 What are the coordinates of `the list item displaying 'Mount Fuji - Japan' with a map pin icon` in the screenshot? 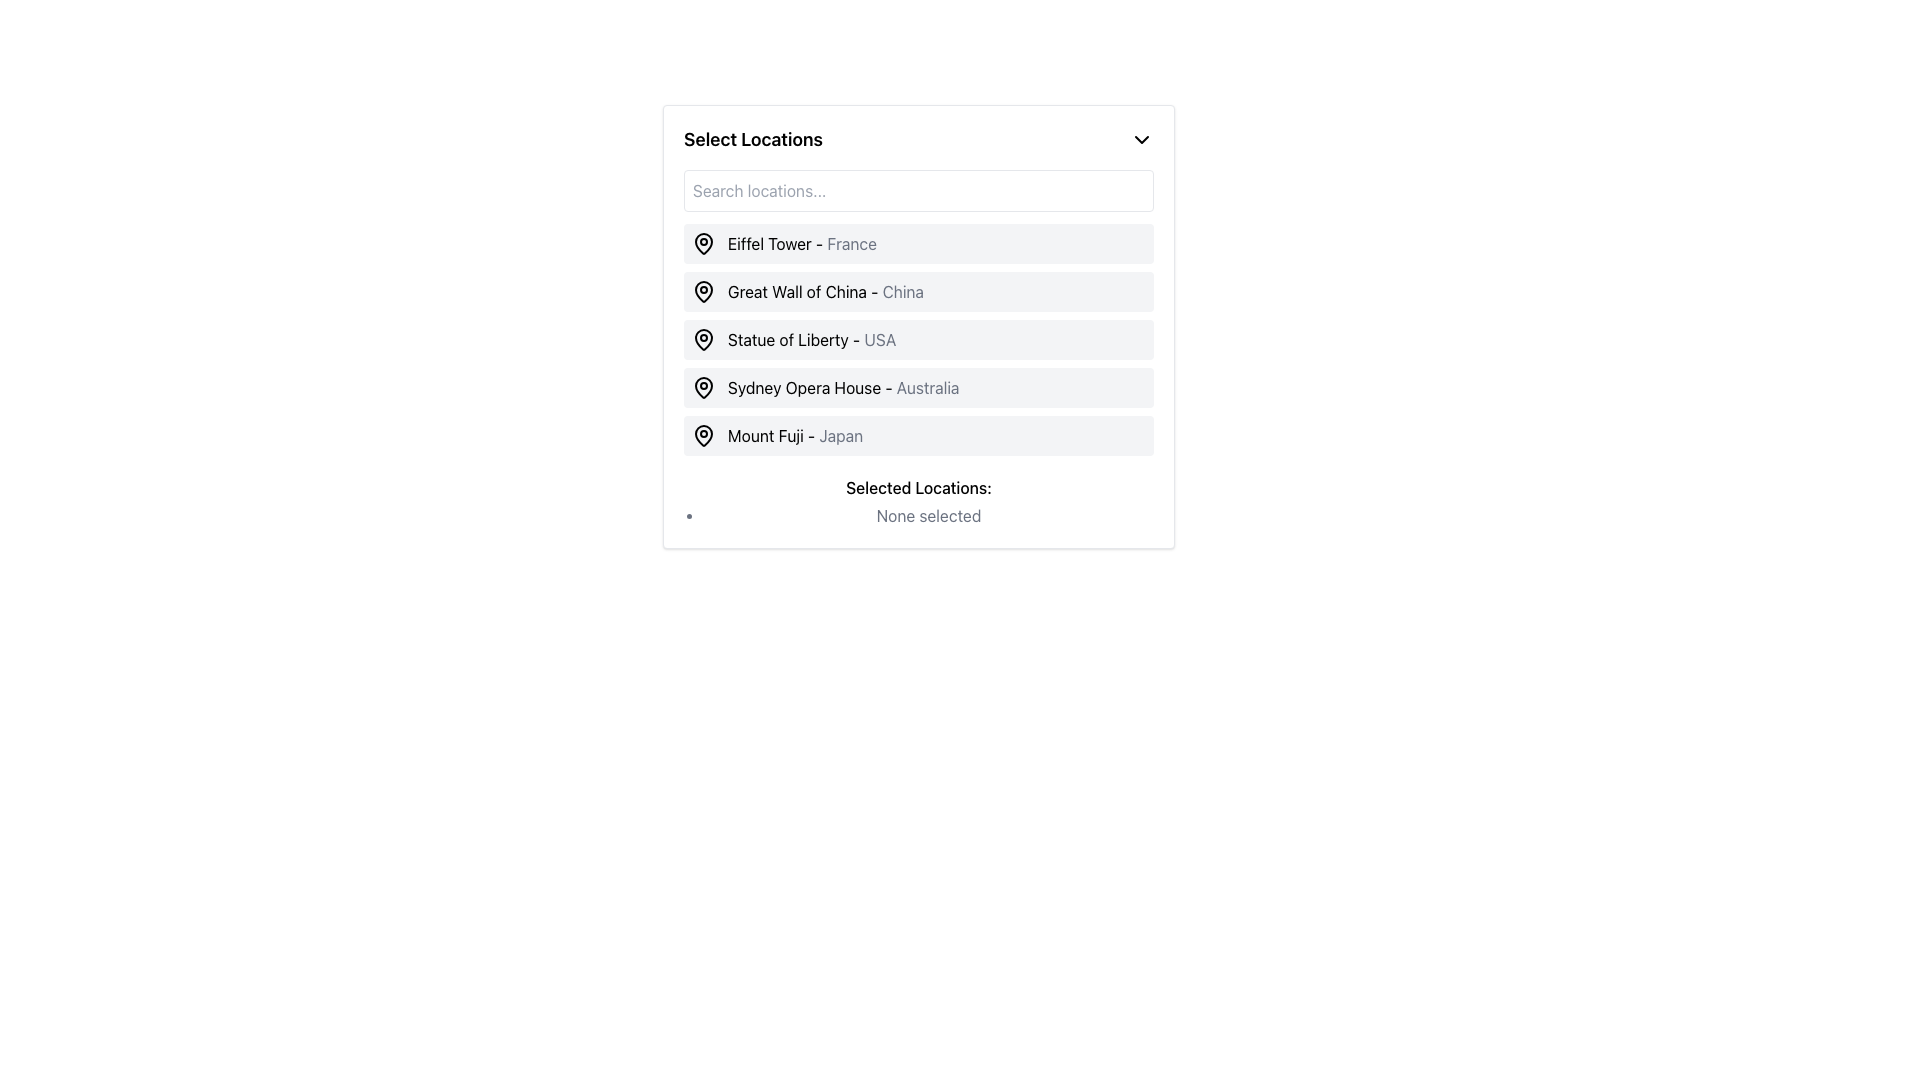 It's located at (776, 434).